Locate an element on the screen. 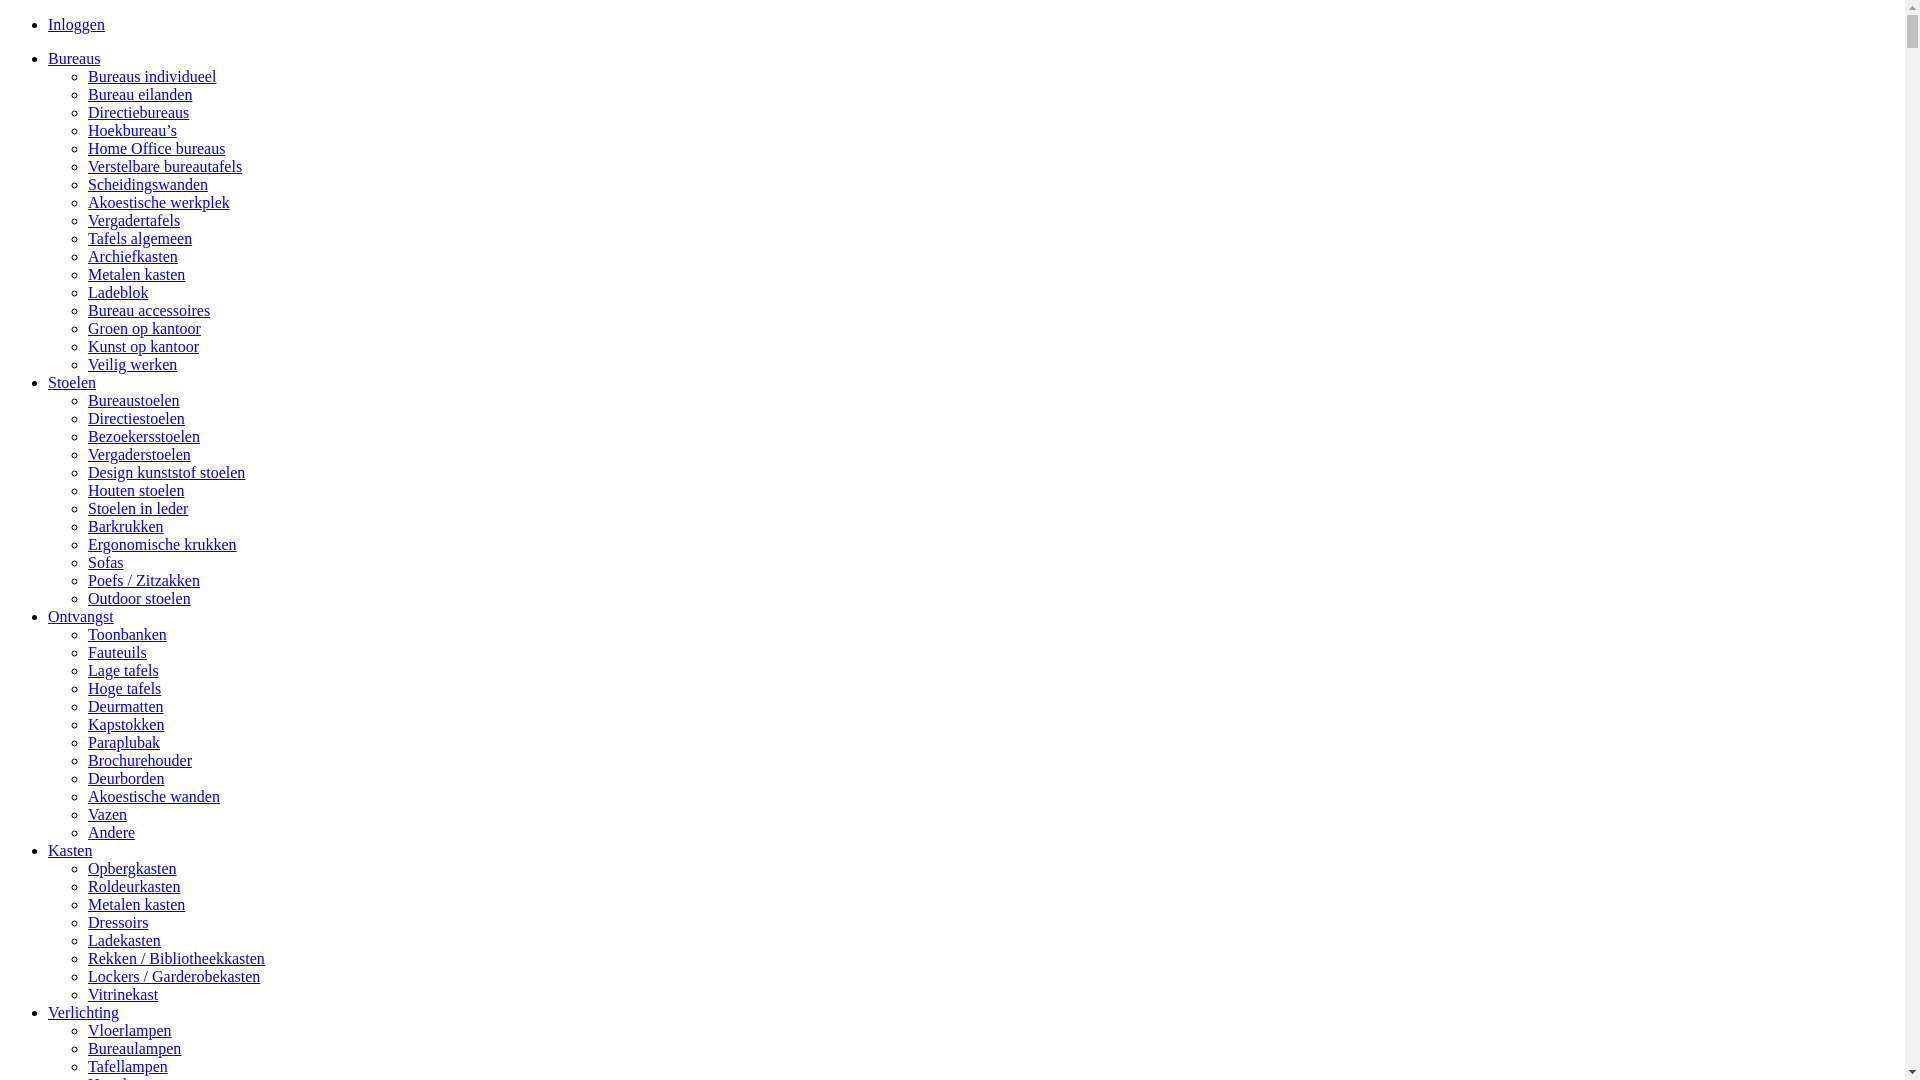 The width and height of the screenshot is (1920, 1080). 'Veilig werken' is located at coordinates (131, 364).